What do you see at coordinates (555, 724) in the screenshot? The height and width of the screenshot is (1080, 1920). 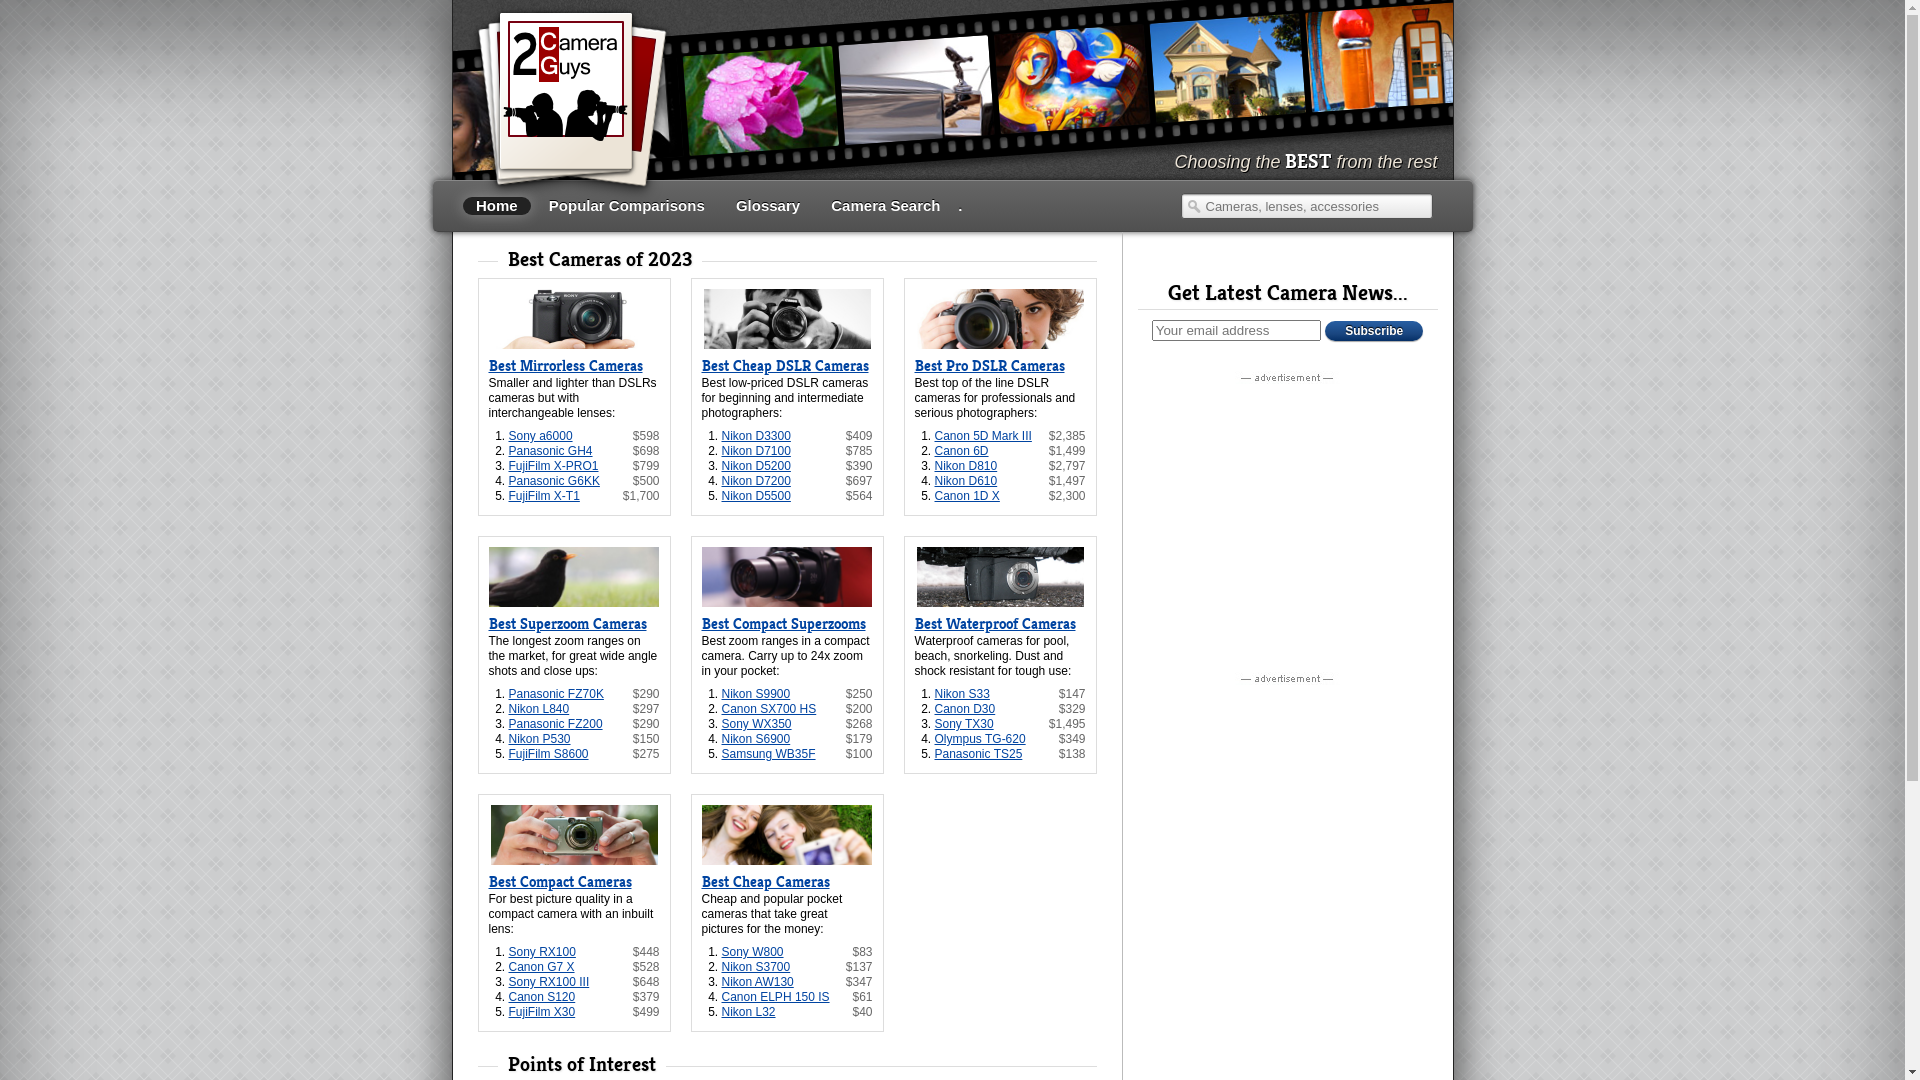 I see `'Panasonic FZ200'` at bounding box center [555, 724].